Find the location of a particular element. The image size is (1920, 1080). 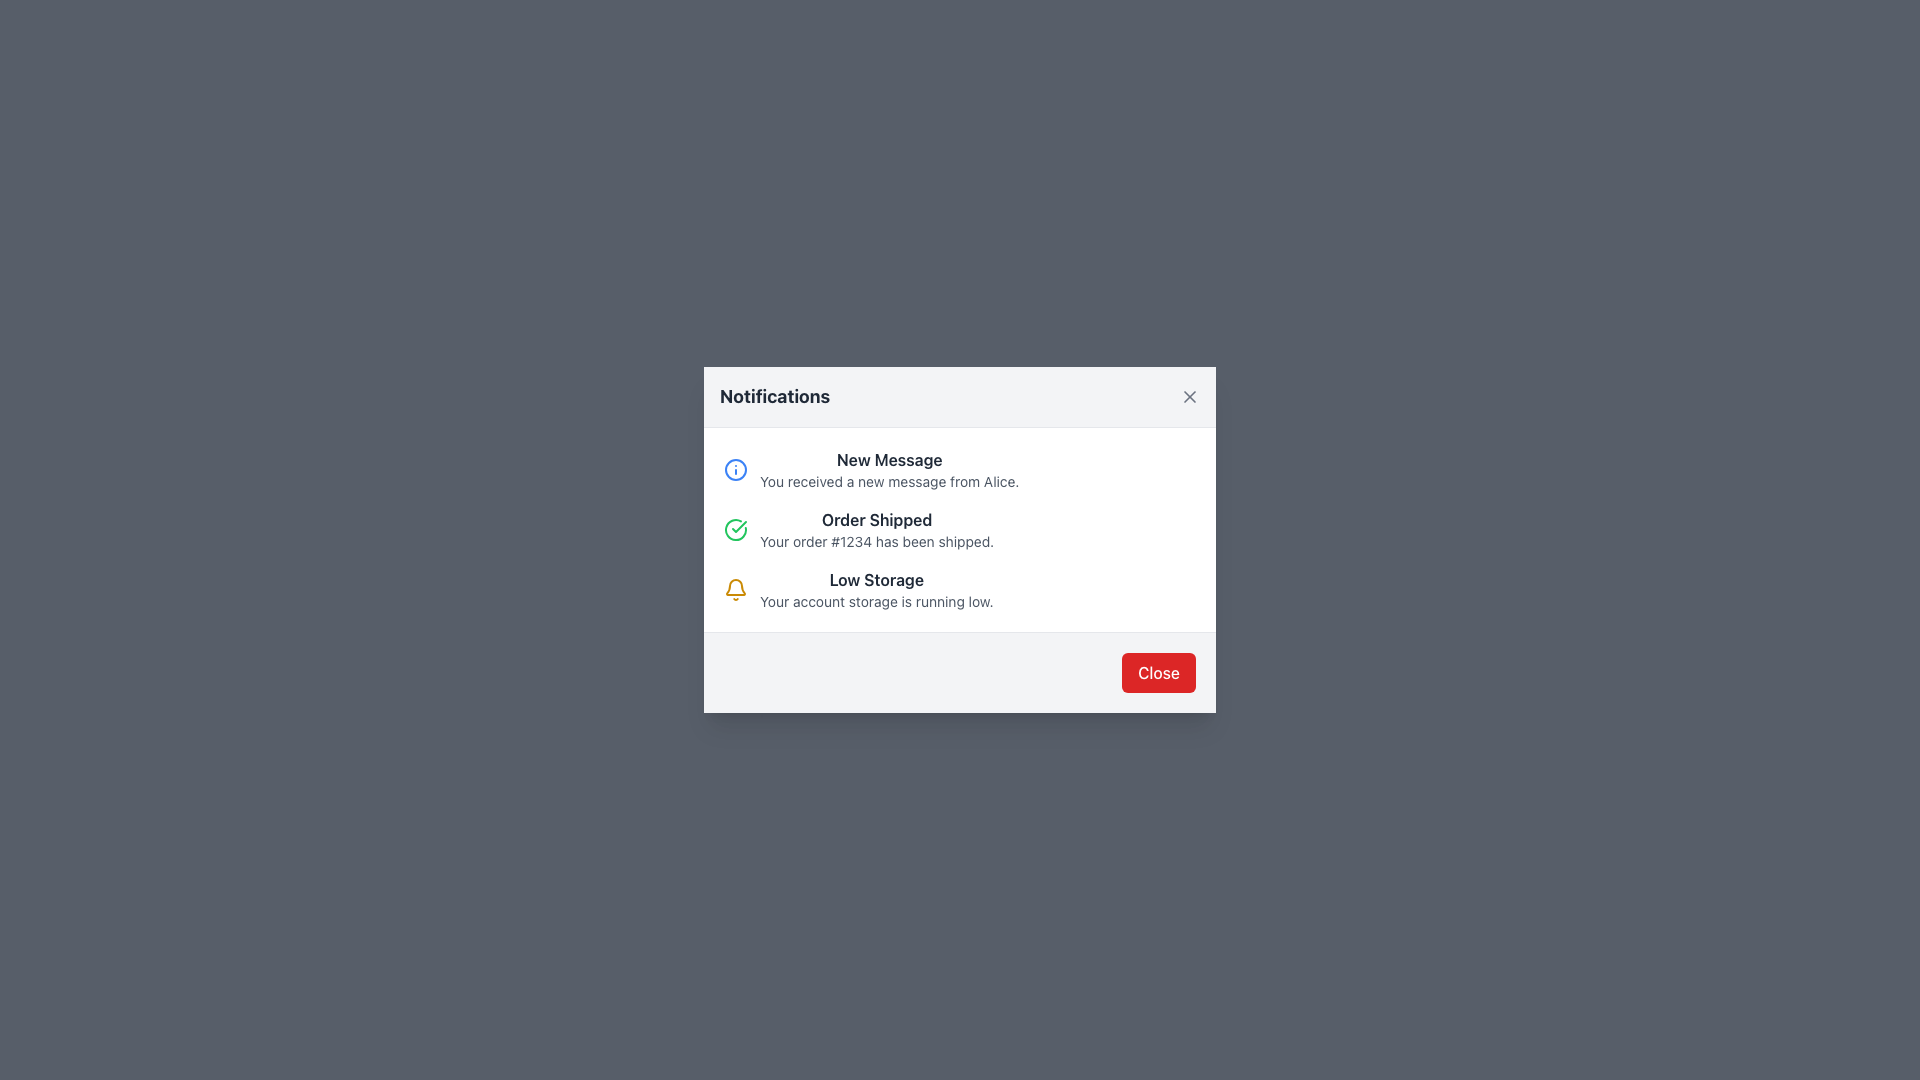

the 'X' icon located in the top-right corner of the notification window is located at coordinates (1190, 397).